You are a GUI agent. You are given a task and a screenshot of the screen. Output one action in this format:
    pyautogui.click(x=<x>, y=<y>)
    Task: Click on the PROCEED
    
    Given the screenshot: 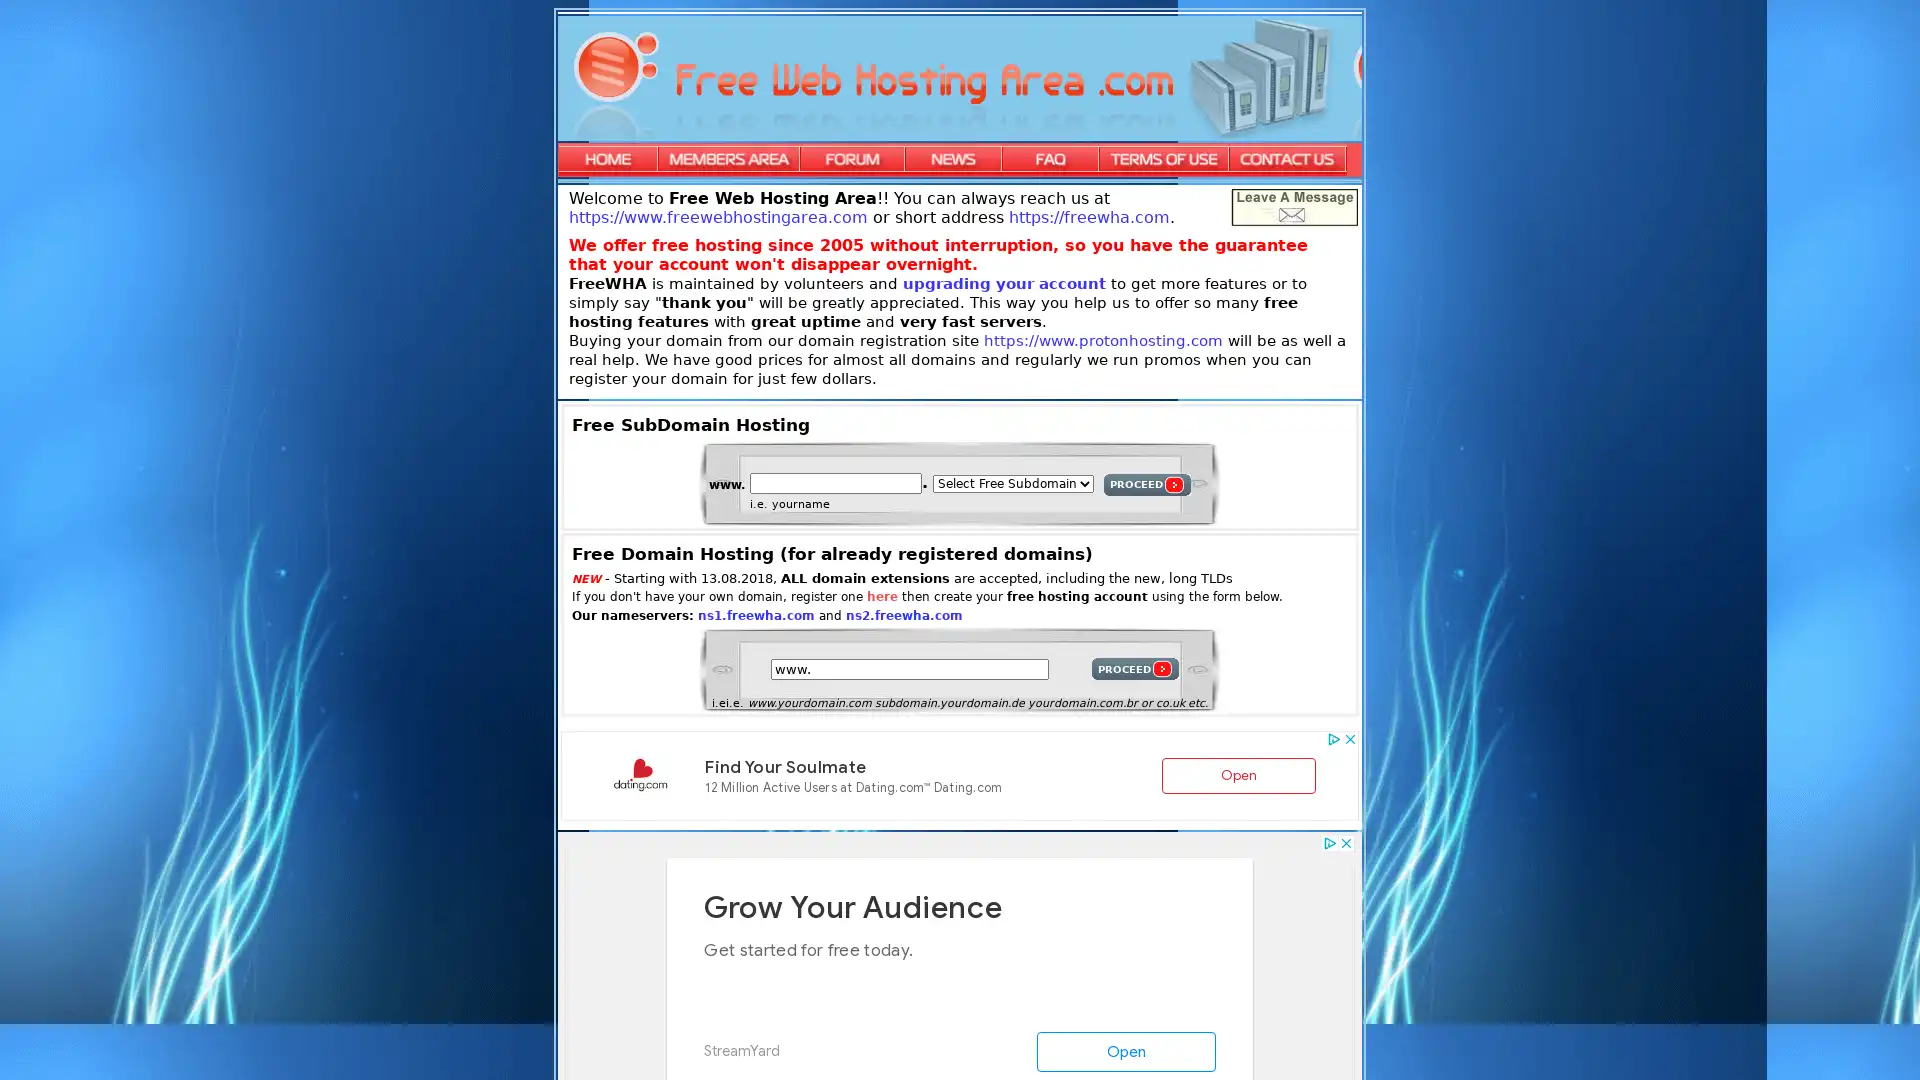 What is the action you would take?
    pyautogui.click(x=1134, y=668)
    